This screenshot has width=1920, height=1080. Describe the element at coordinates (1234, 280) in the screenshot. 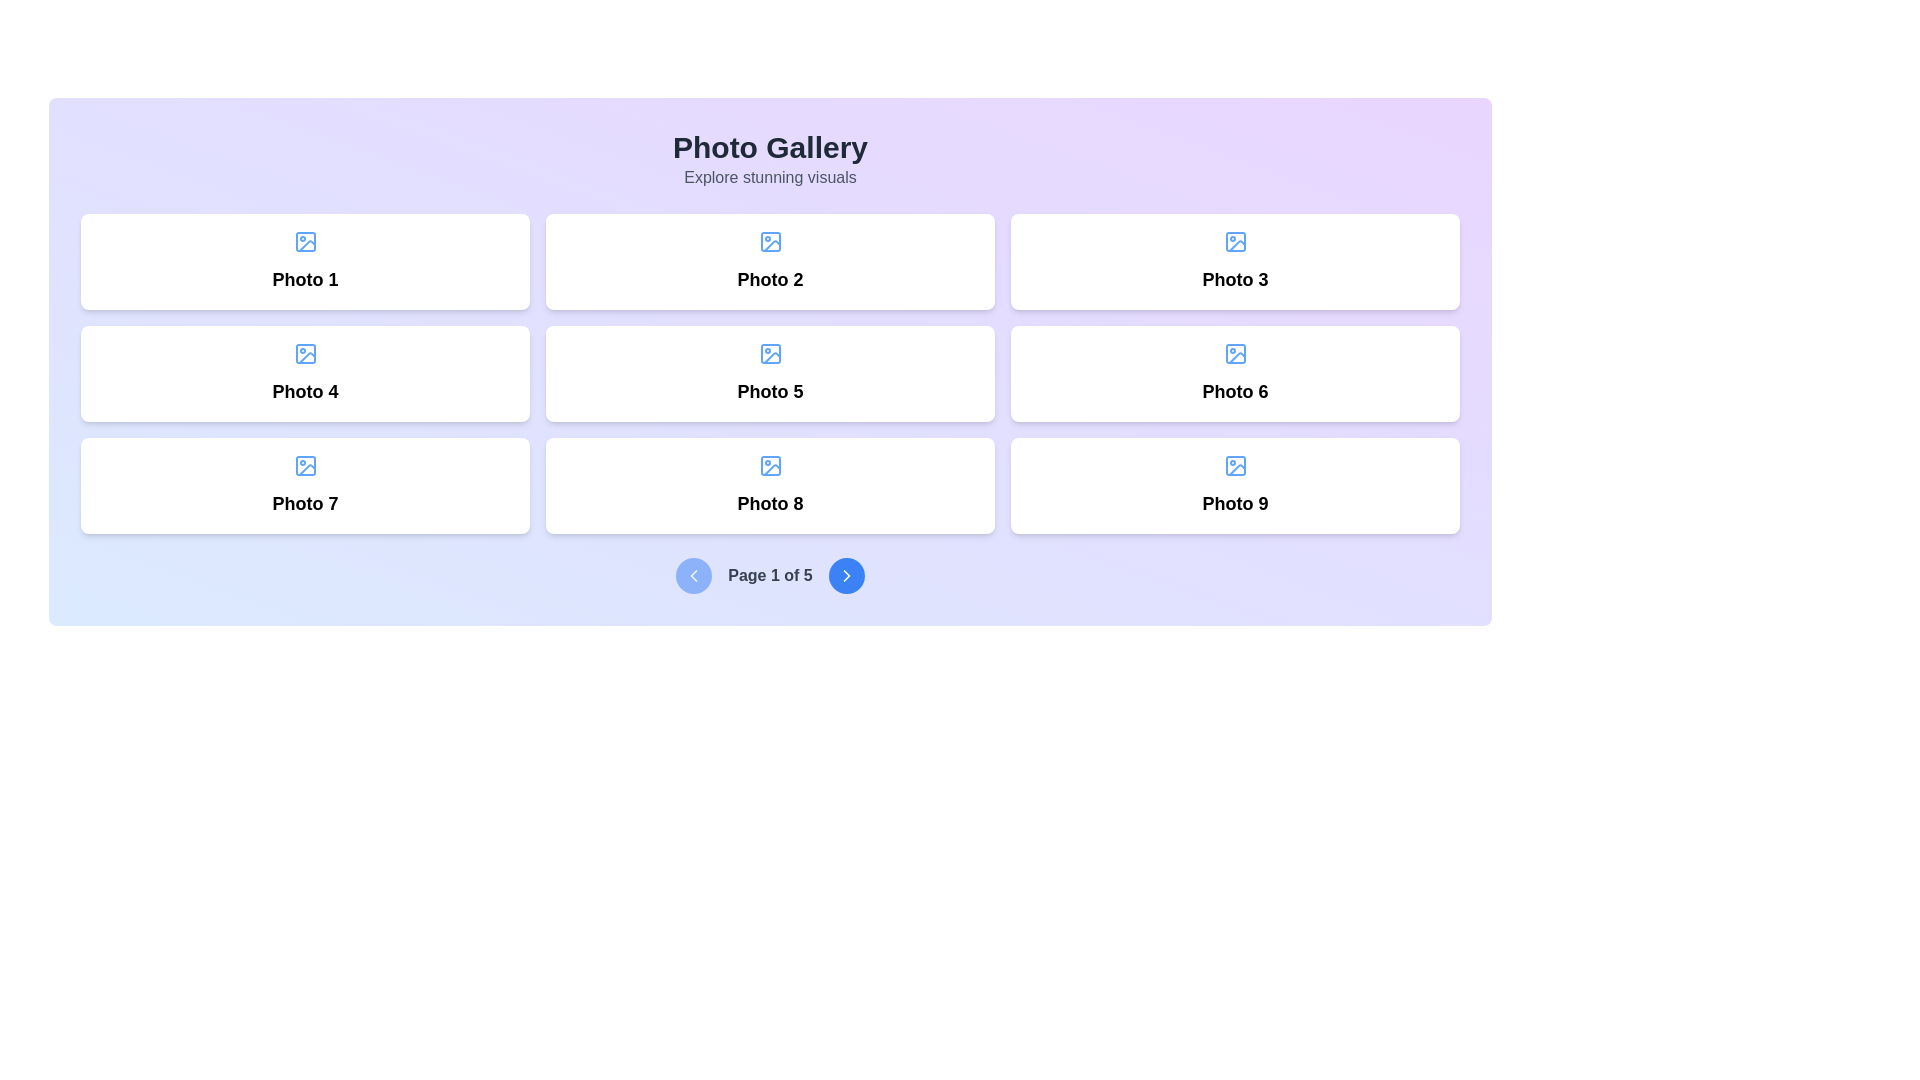

I see `the text label that identifies the card associated with 'Photo 3', located in the third card of a 3x3 grid layout, directly below the image icon` at that location.